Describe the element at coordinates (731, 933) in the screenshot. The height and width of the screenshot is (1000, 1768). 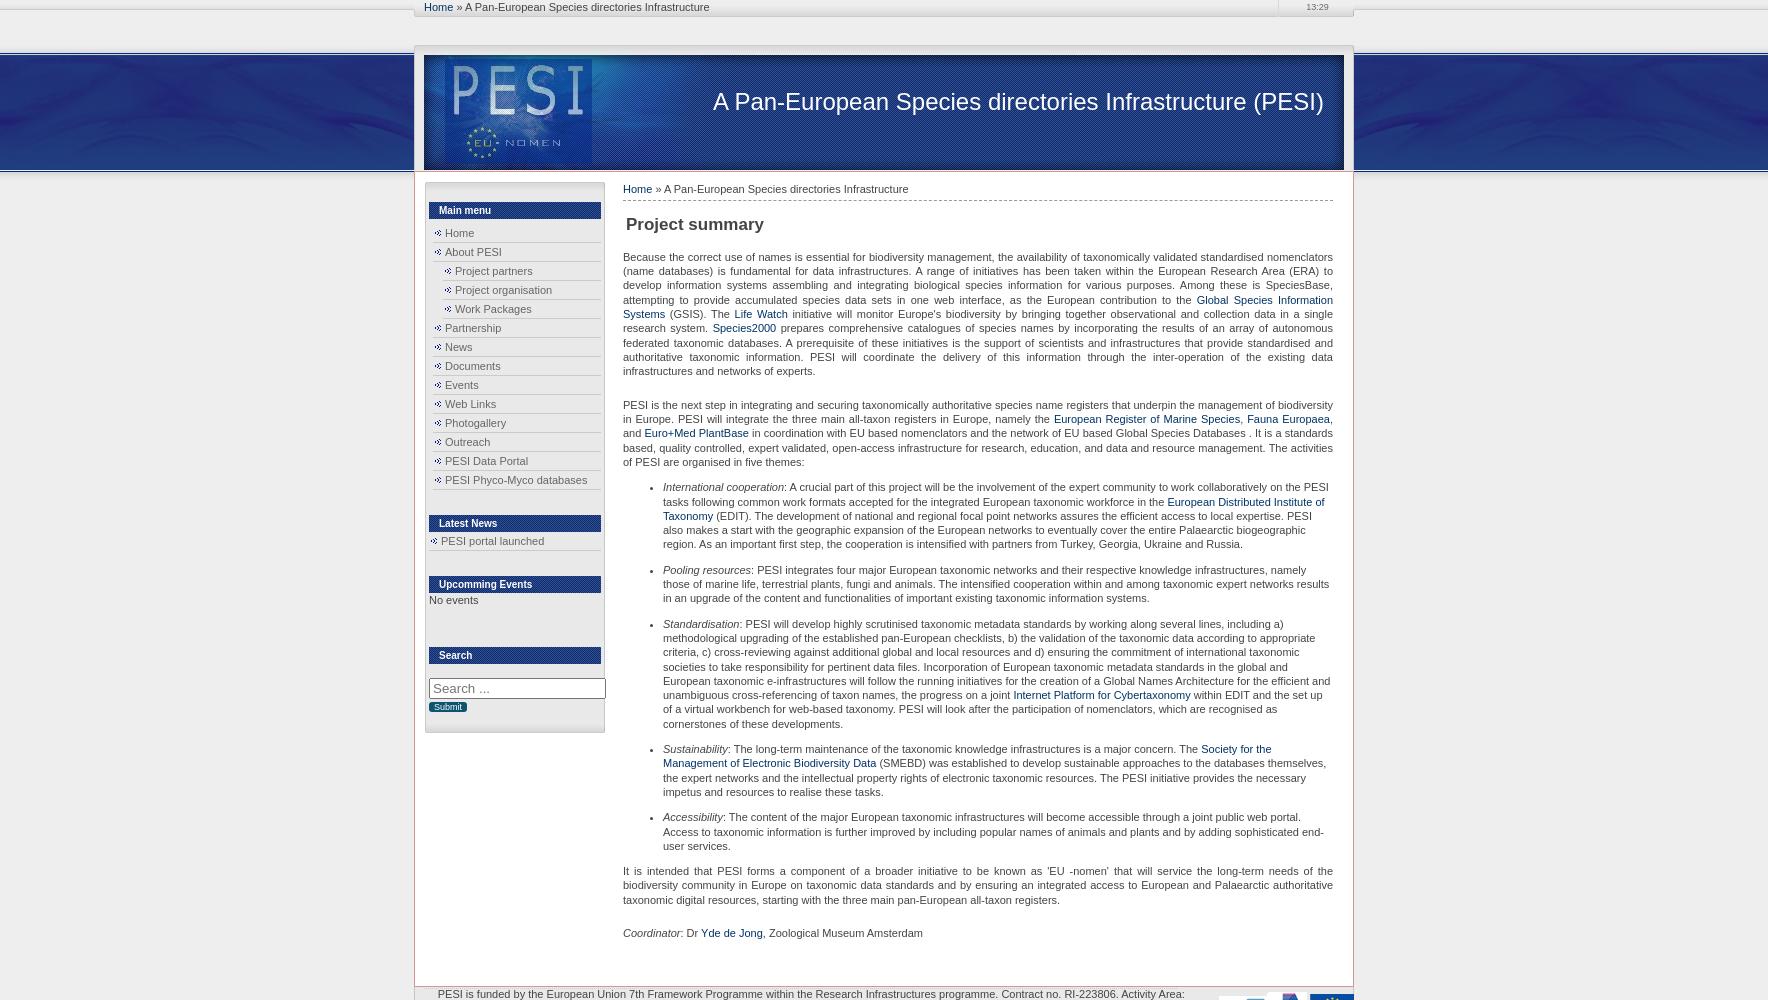
I see `'Yde de Jong'` at that location.